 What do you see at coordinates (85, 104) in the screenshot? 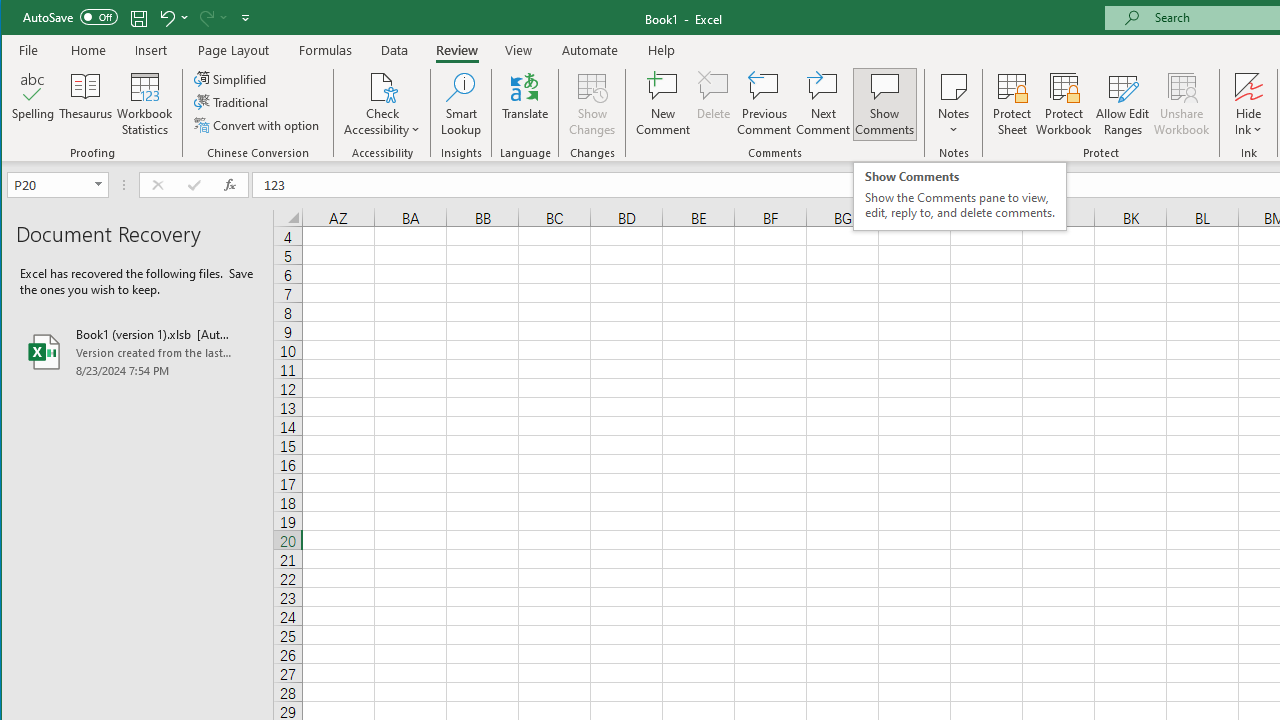
I see `'Thesaurus...'` at bounding box center [85, 104].